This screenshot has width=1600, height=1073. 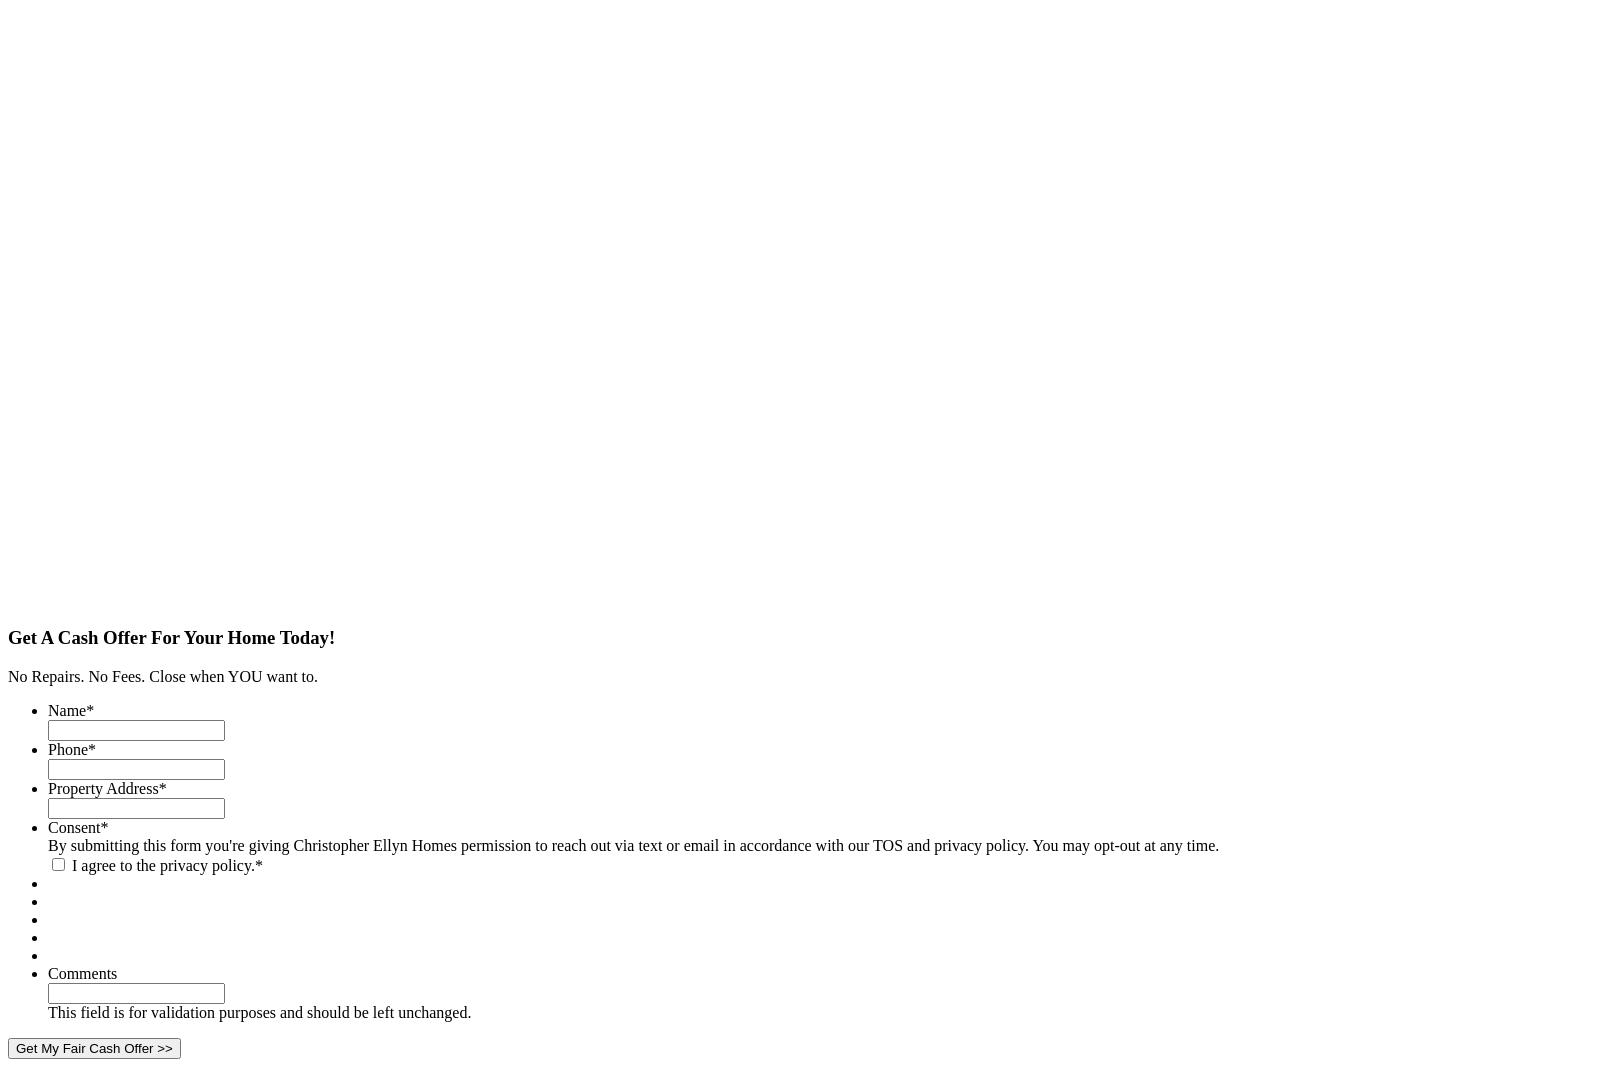 What do you see at coordinates (67, 748) in the screenshot?
I see `'Phone'` at bounding box center [67, 748].